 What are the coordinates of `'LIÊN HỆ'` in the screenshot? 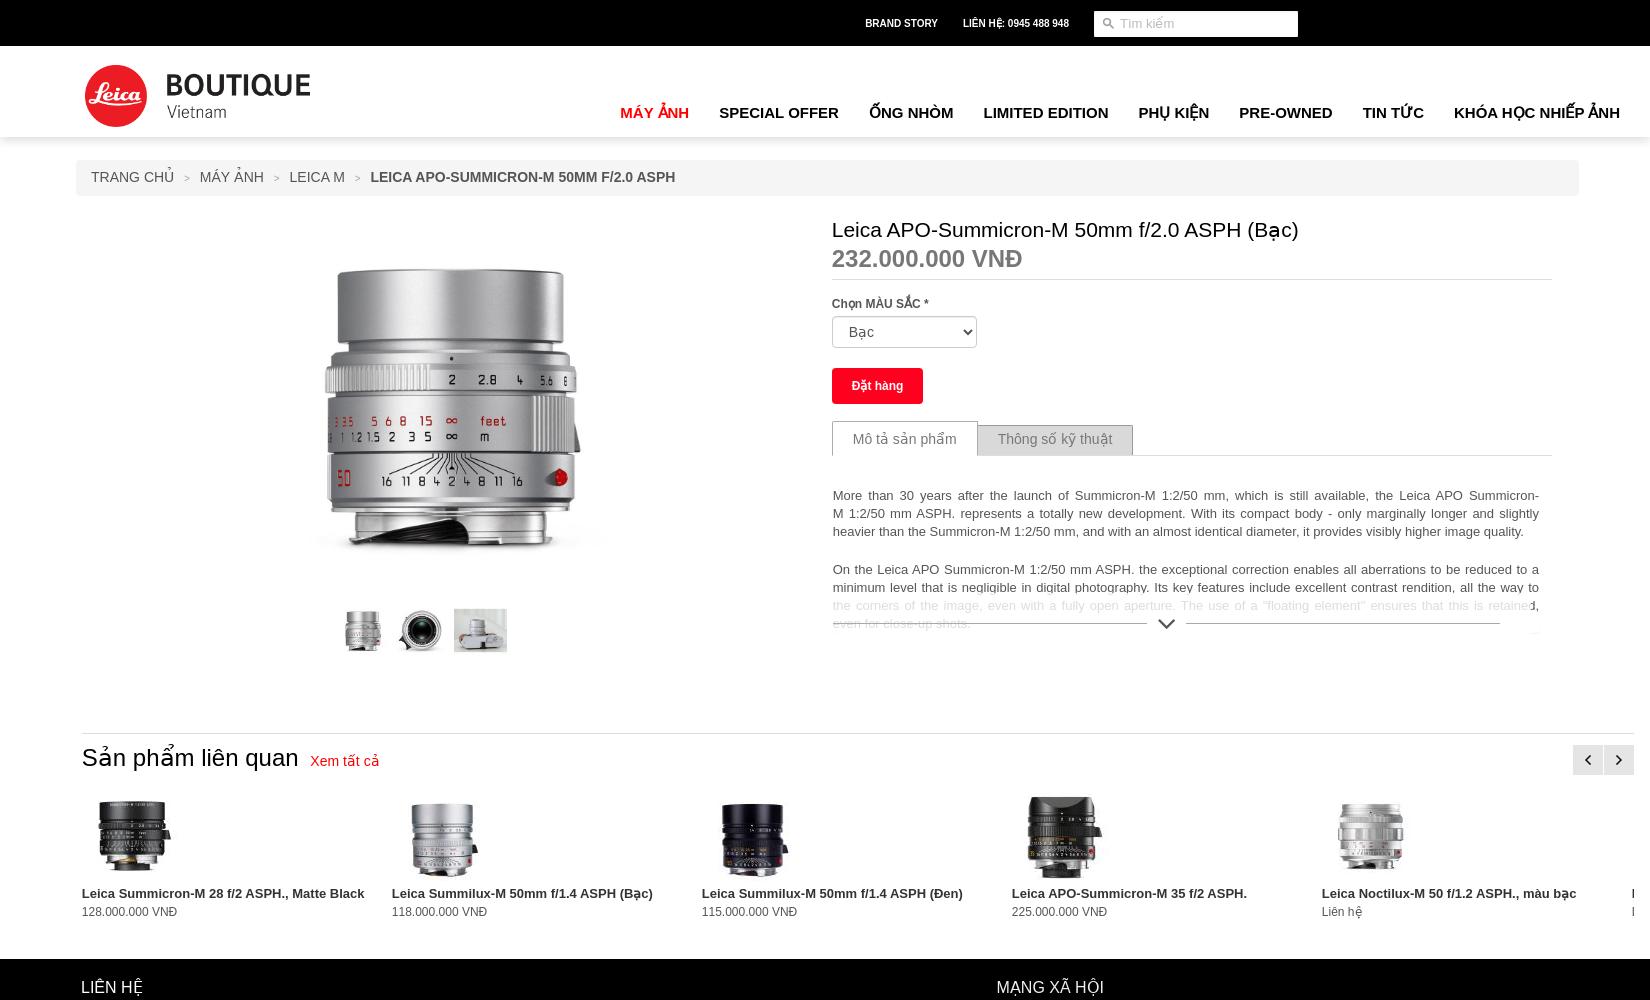 It's located at (111, 986).